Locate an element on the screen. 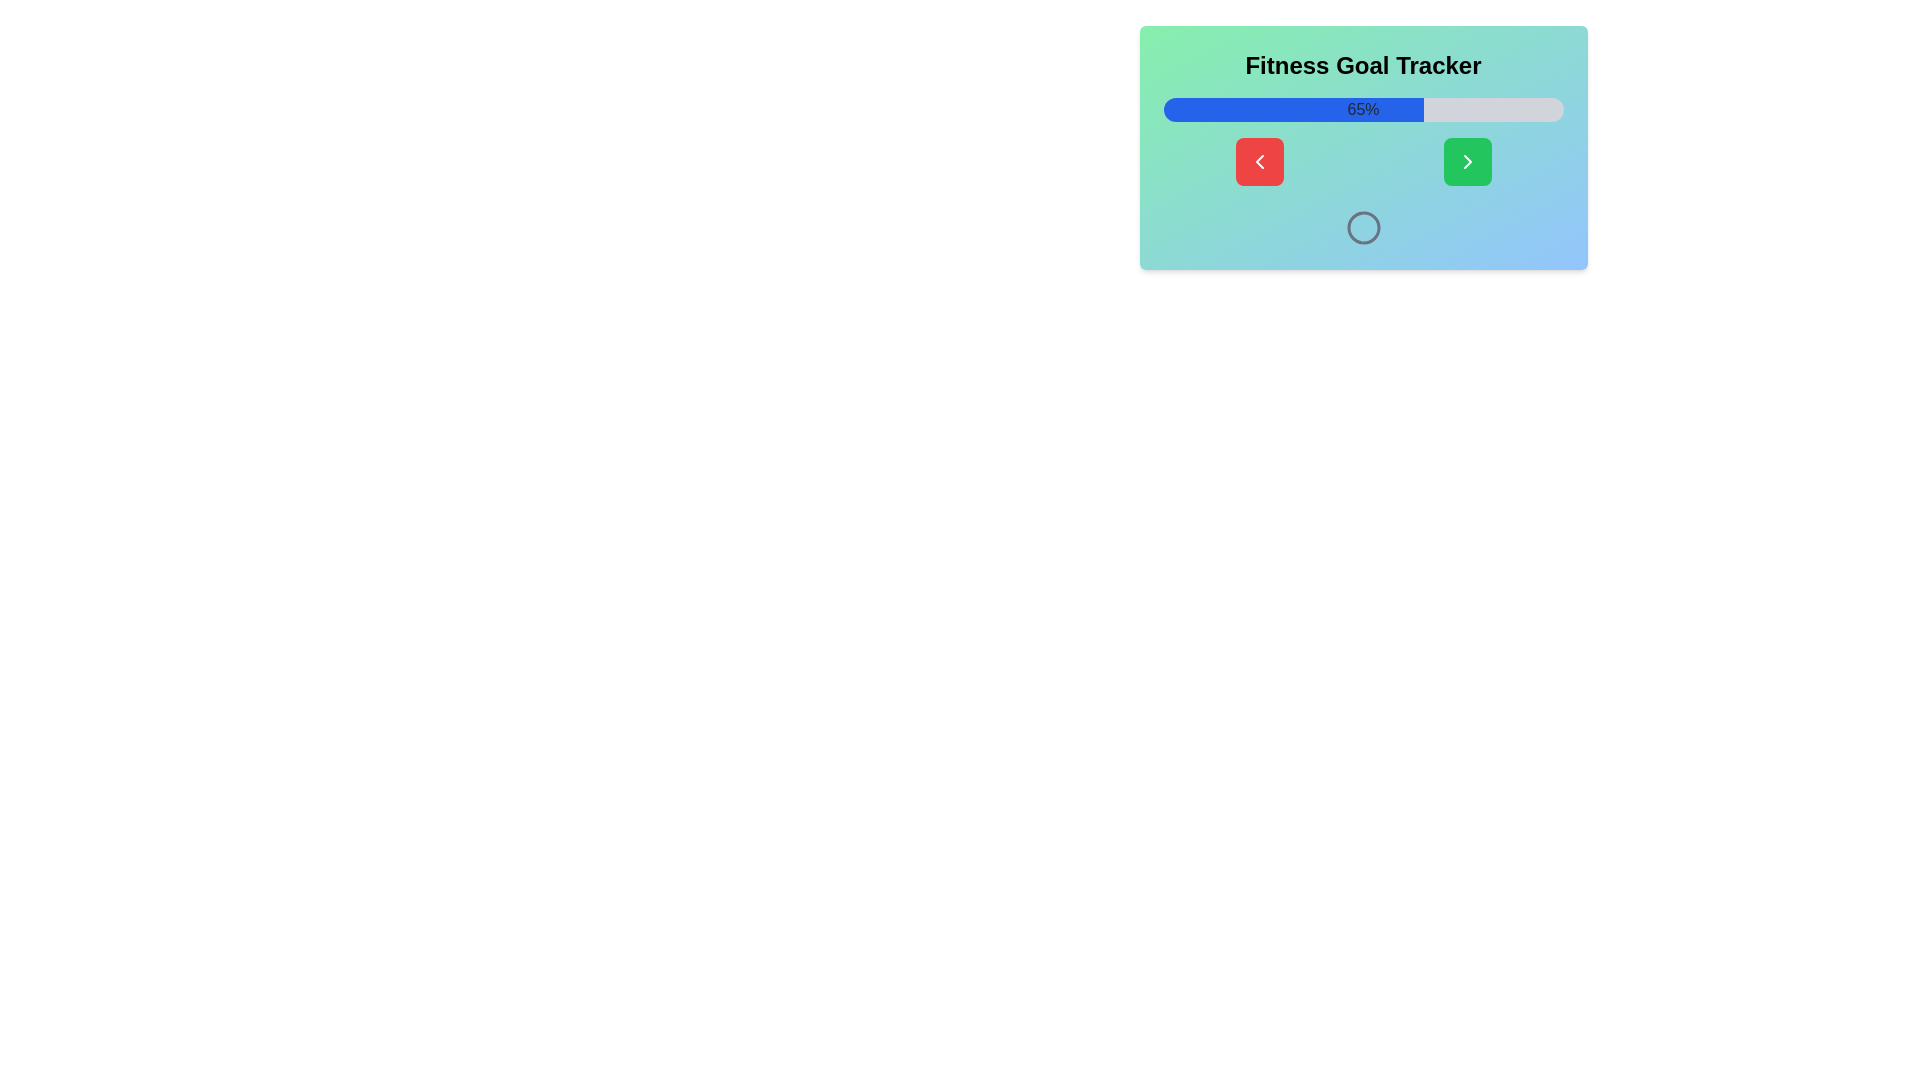 The height and width of the screenshot is (1080, 1920). the Circle SVG Graphic that serves as a decorative element in the fitness tracker panel is located at coordinates (1362, 226).